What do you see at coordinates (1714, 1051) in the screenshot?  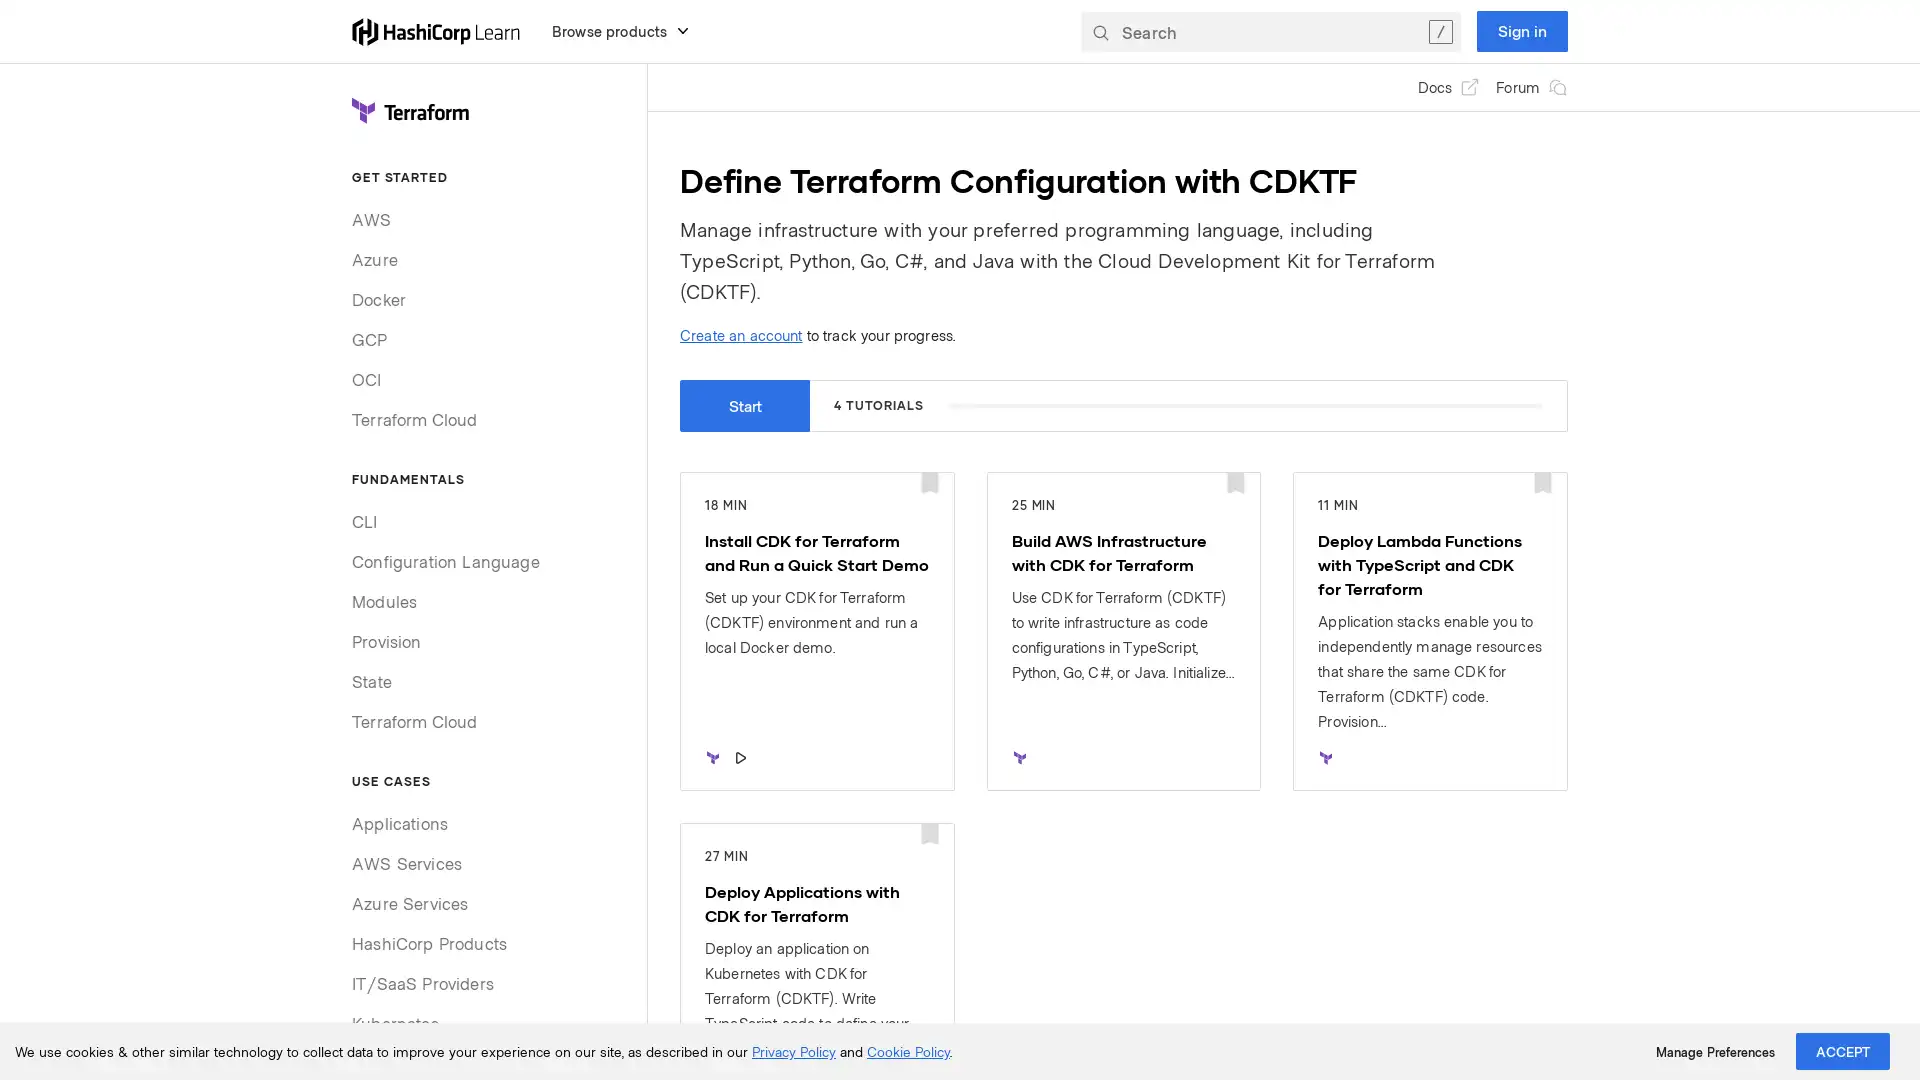 I see `Manage Preferences` at bounding box center [1714, 1051].